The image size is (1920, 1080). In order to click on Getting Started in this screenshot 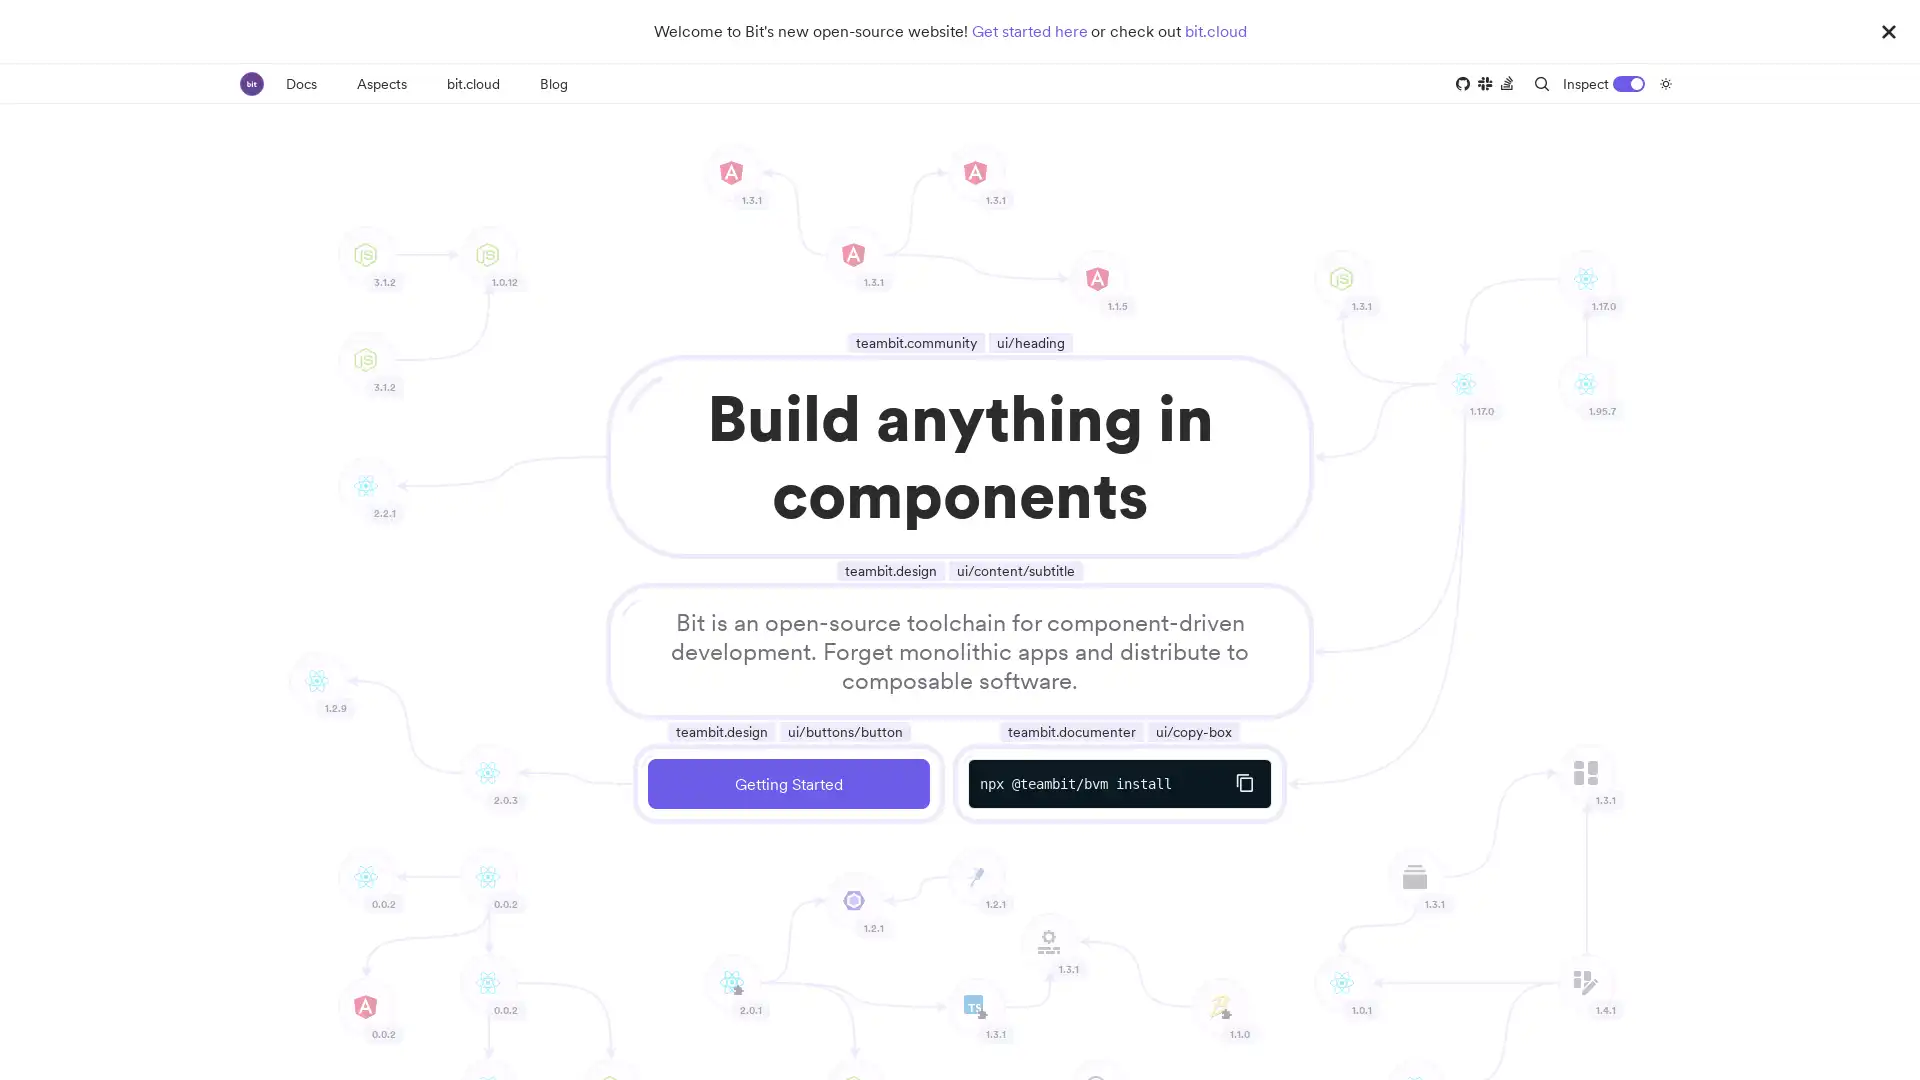, I will do `click(787, 782)`.